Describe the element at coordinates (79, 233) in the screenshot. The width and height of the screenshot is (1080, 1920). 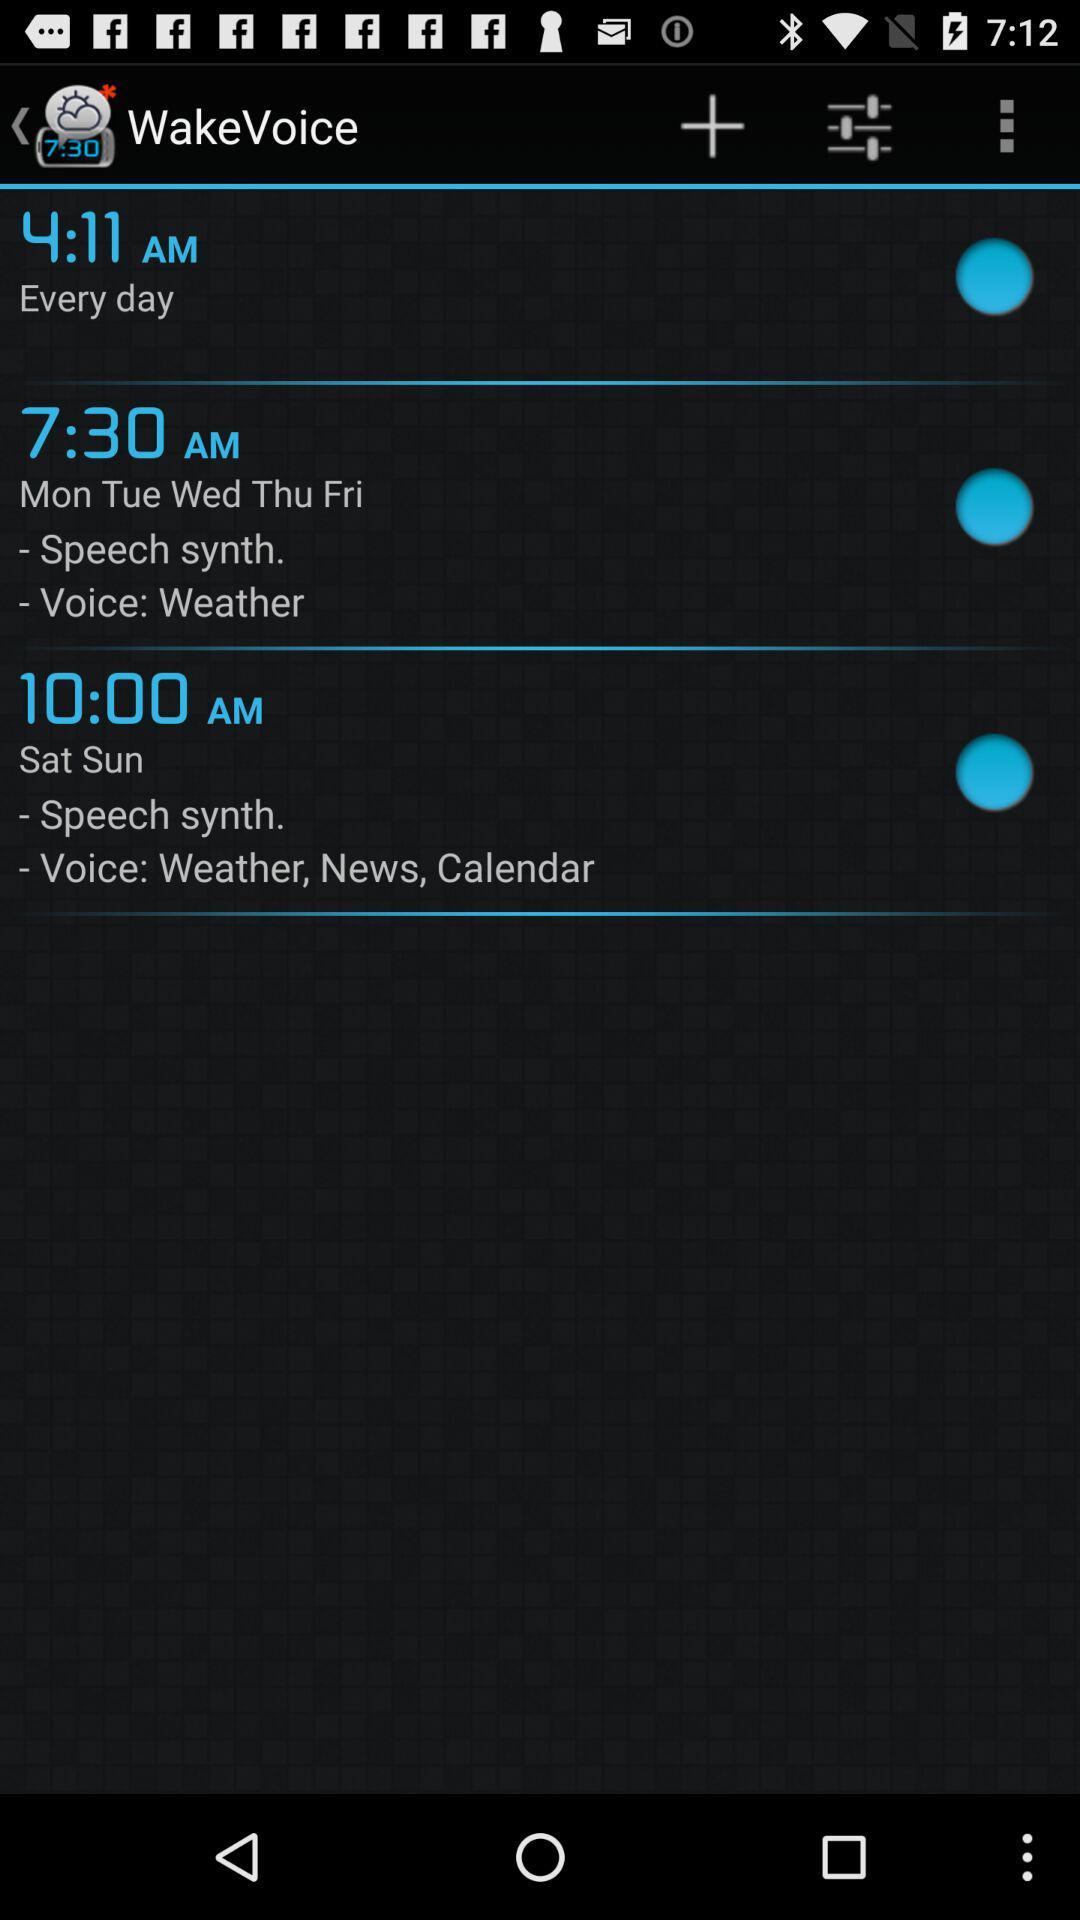
I see `app next to am item` at that location.